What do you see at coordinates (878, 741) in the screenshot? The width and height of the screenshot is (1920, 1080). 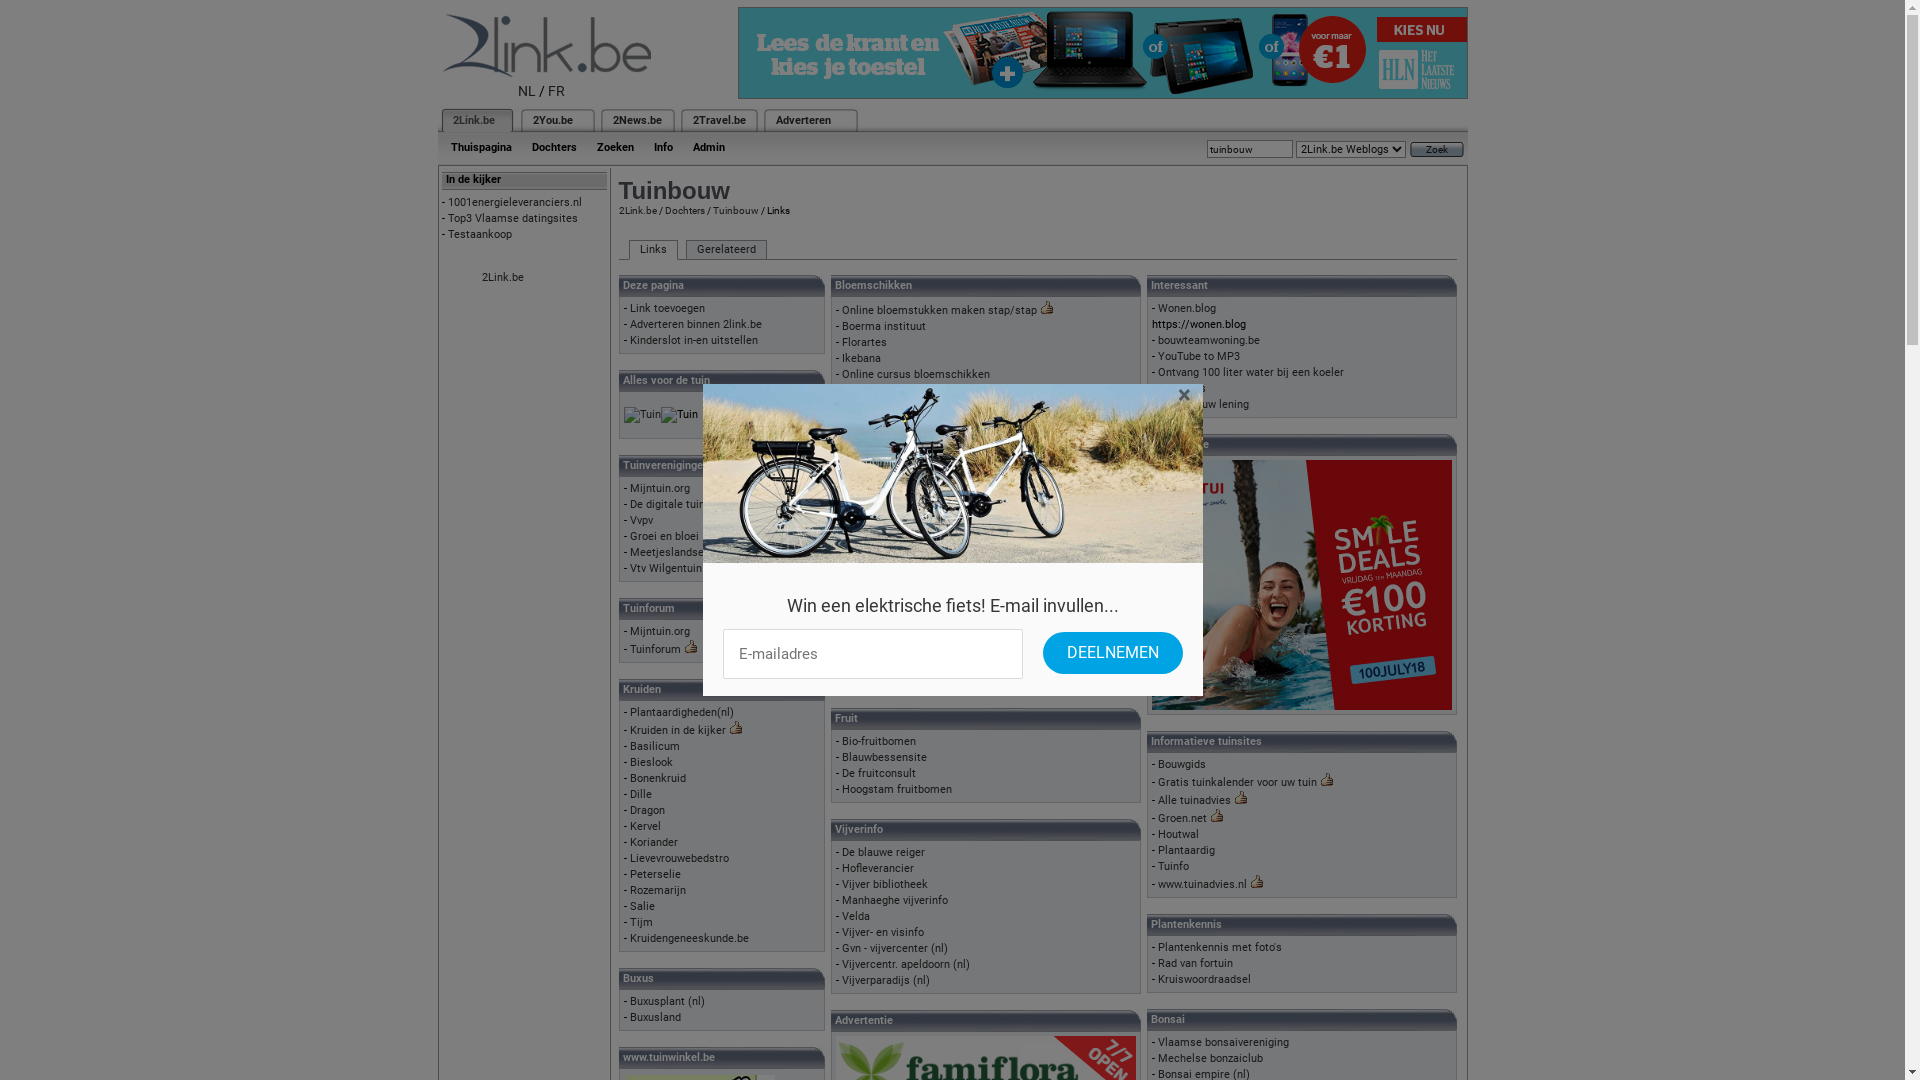 I see `'Bio-fruitbomen'` at bounding box center [878, 741].